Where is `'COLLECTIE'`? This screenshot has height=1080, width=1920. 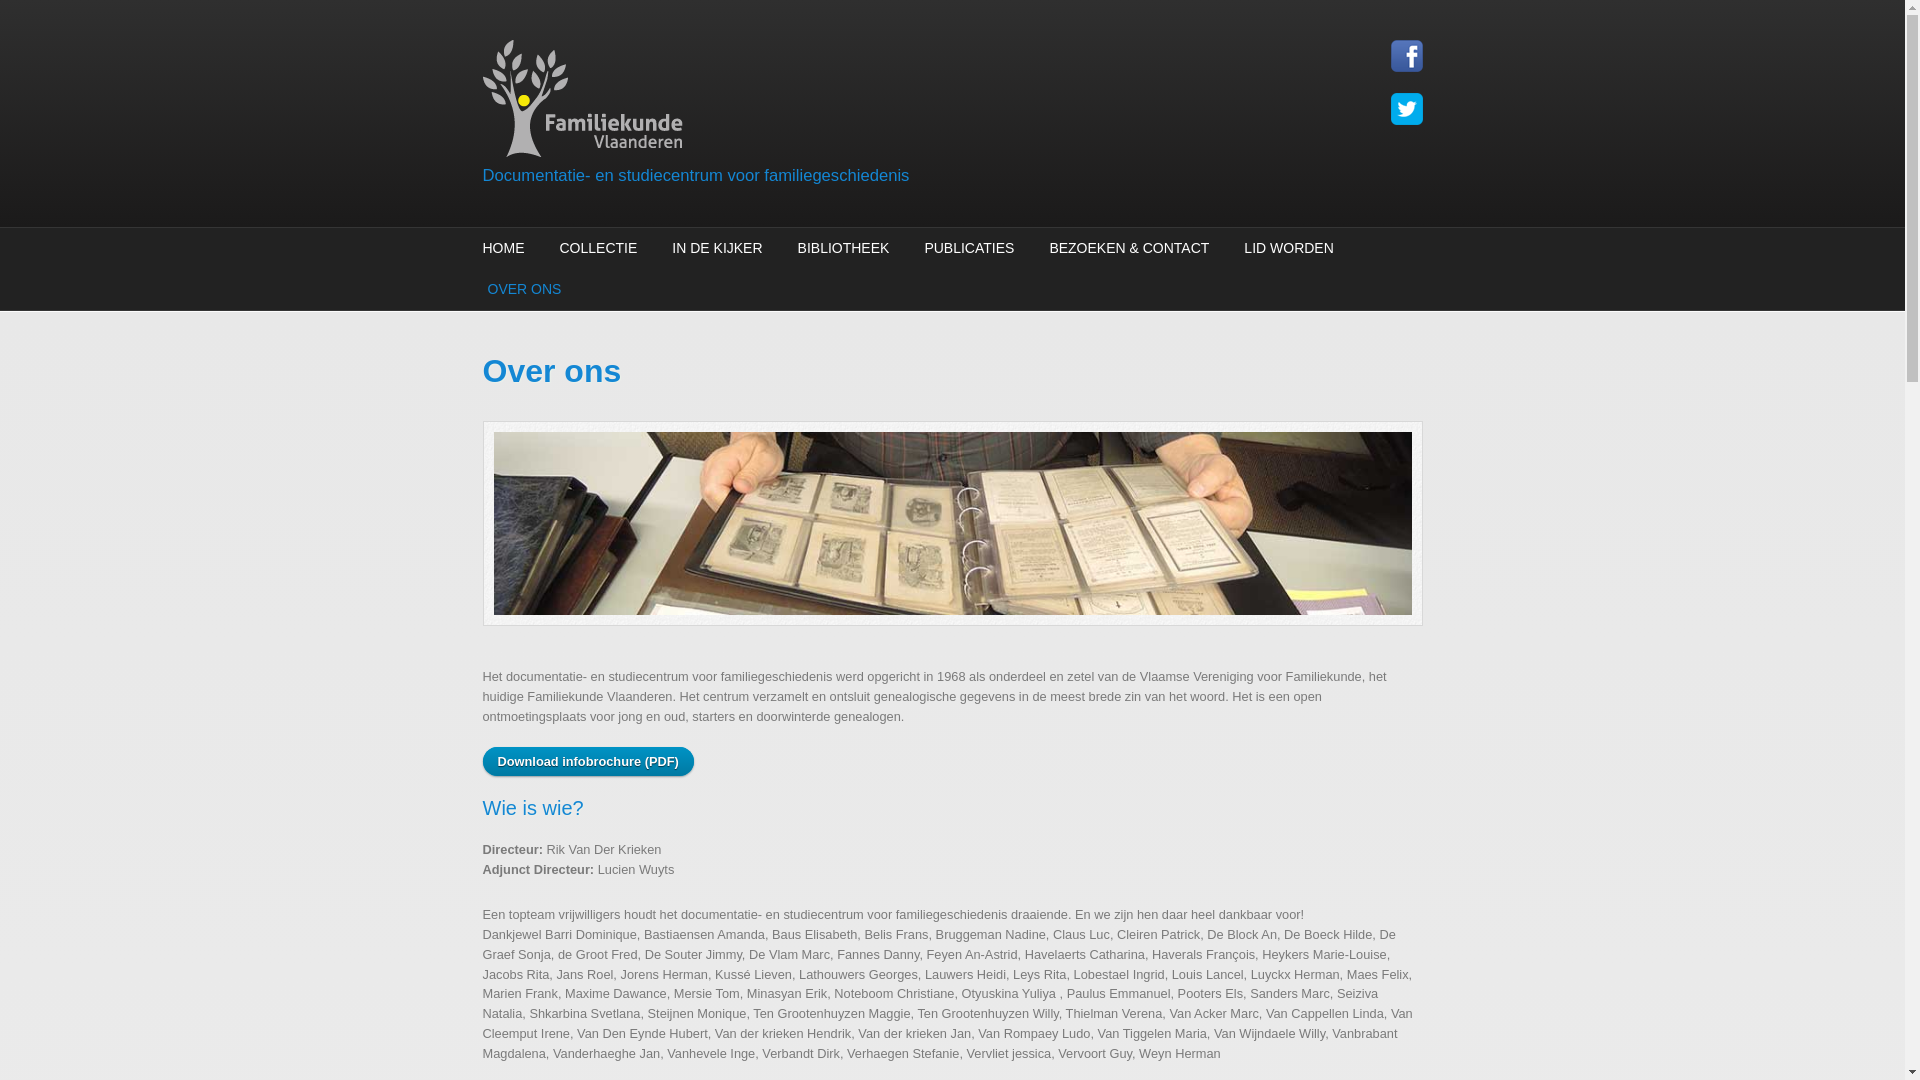 'COLLECTIE' is located at coordinates (597, 247).